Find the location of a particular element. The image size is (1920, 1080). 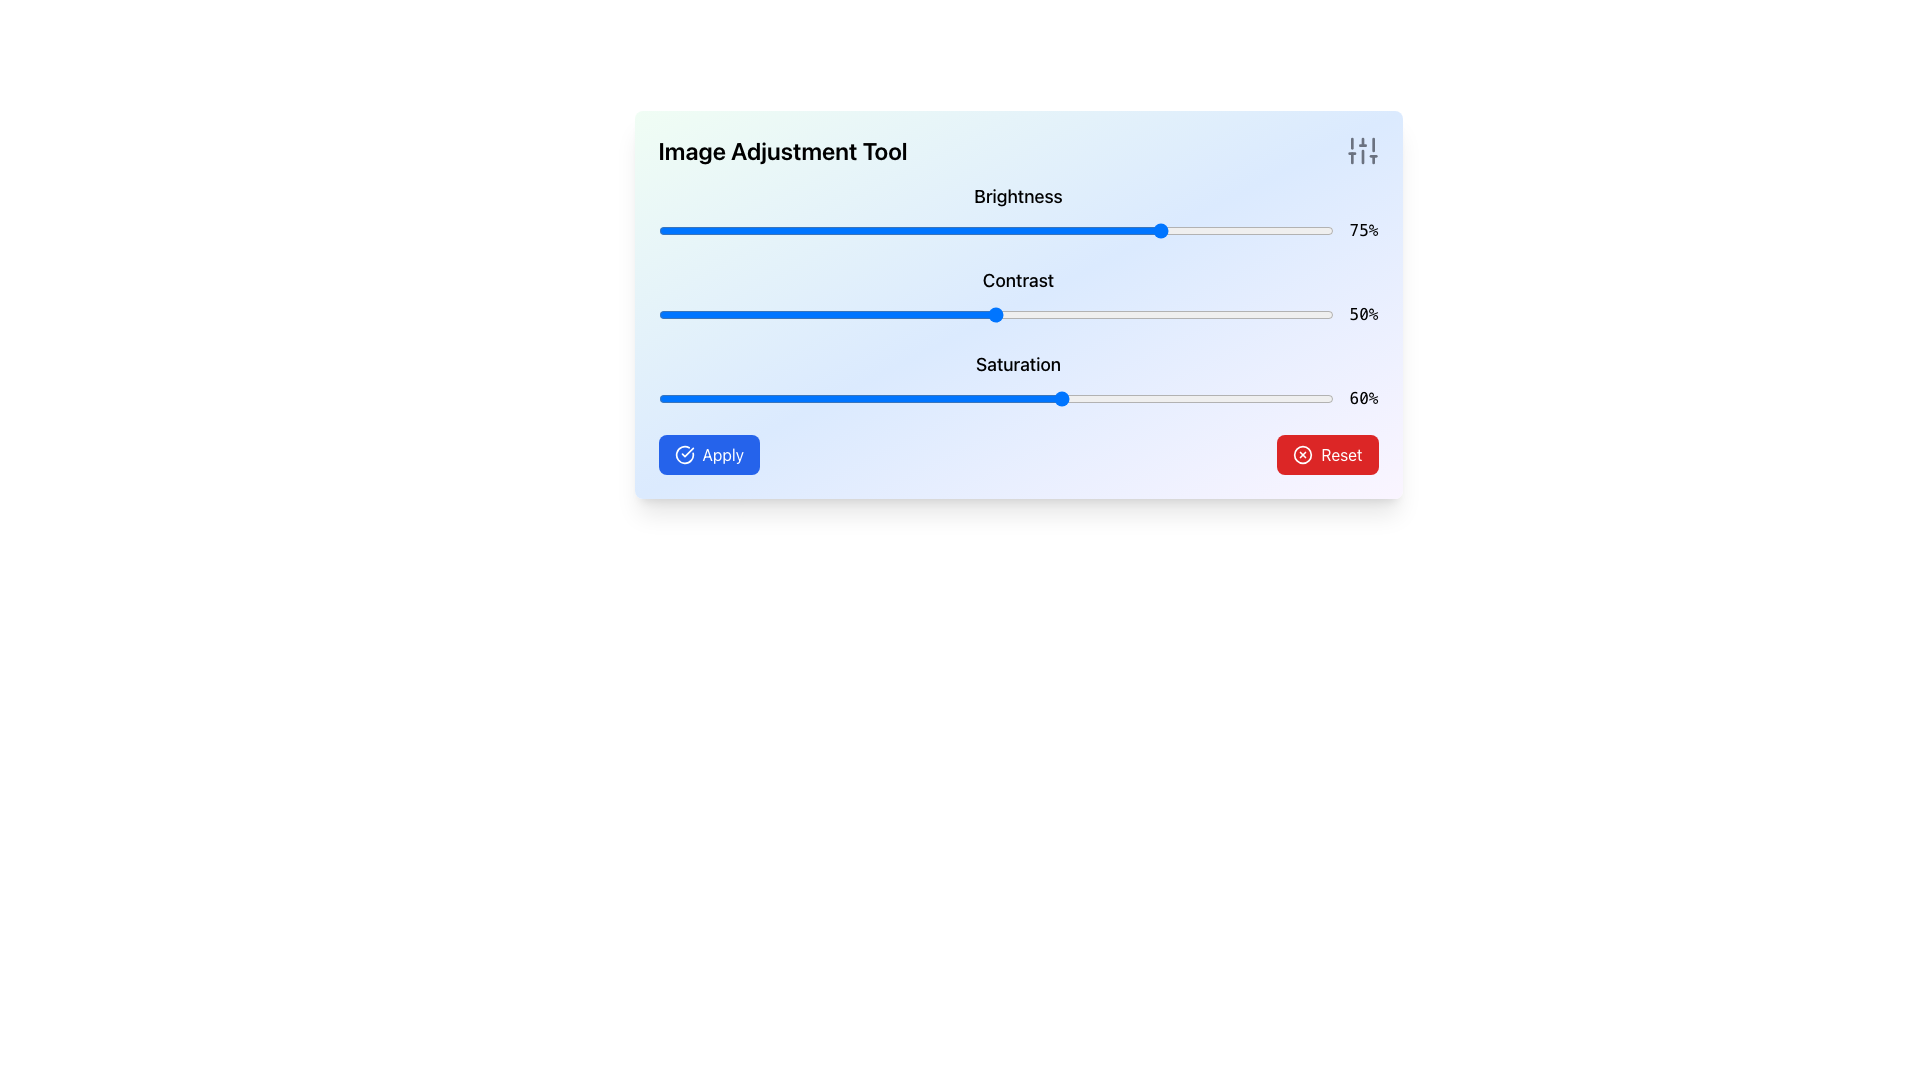

the brightness is located at coordinates (940, 230).